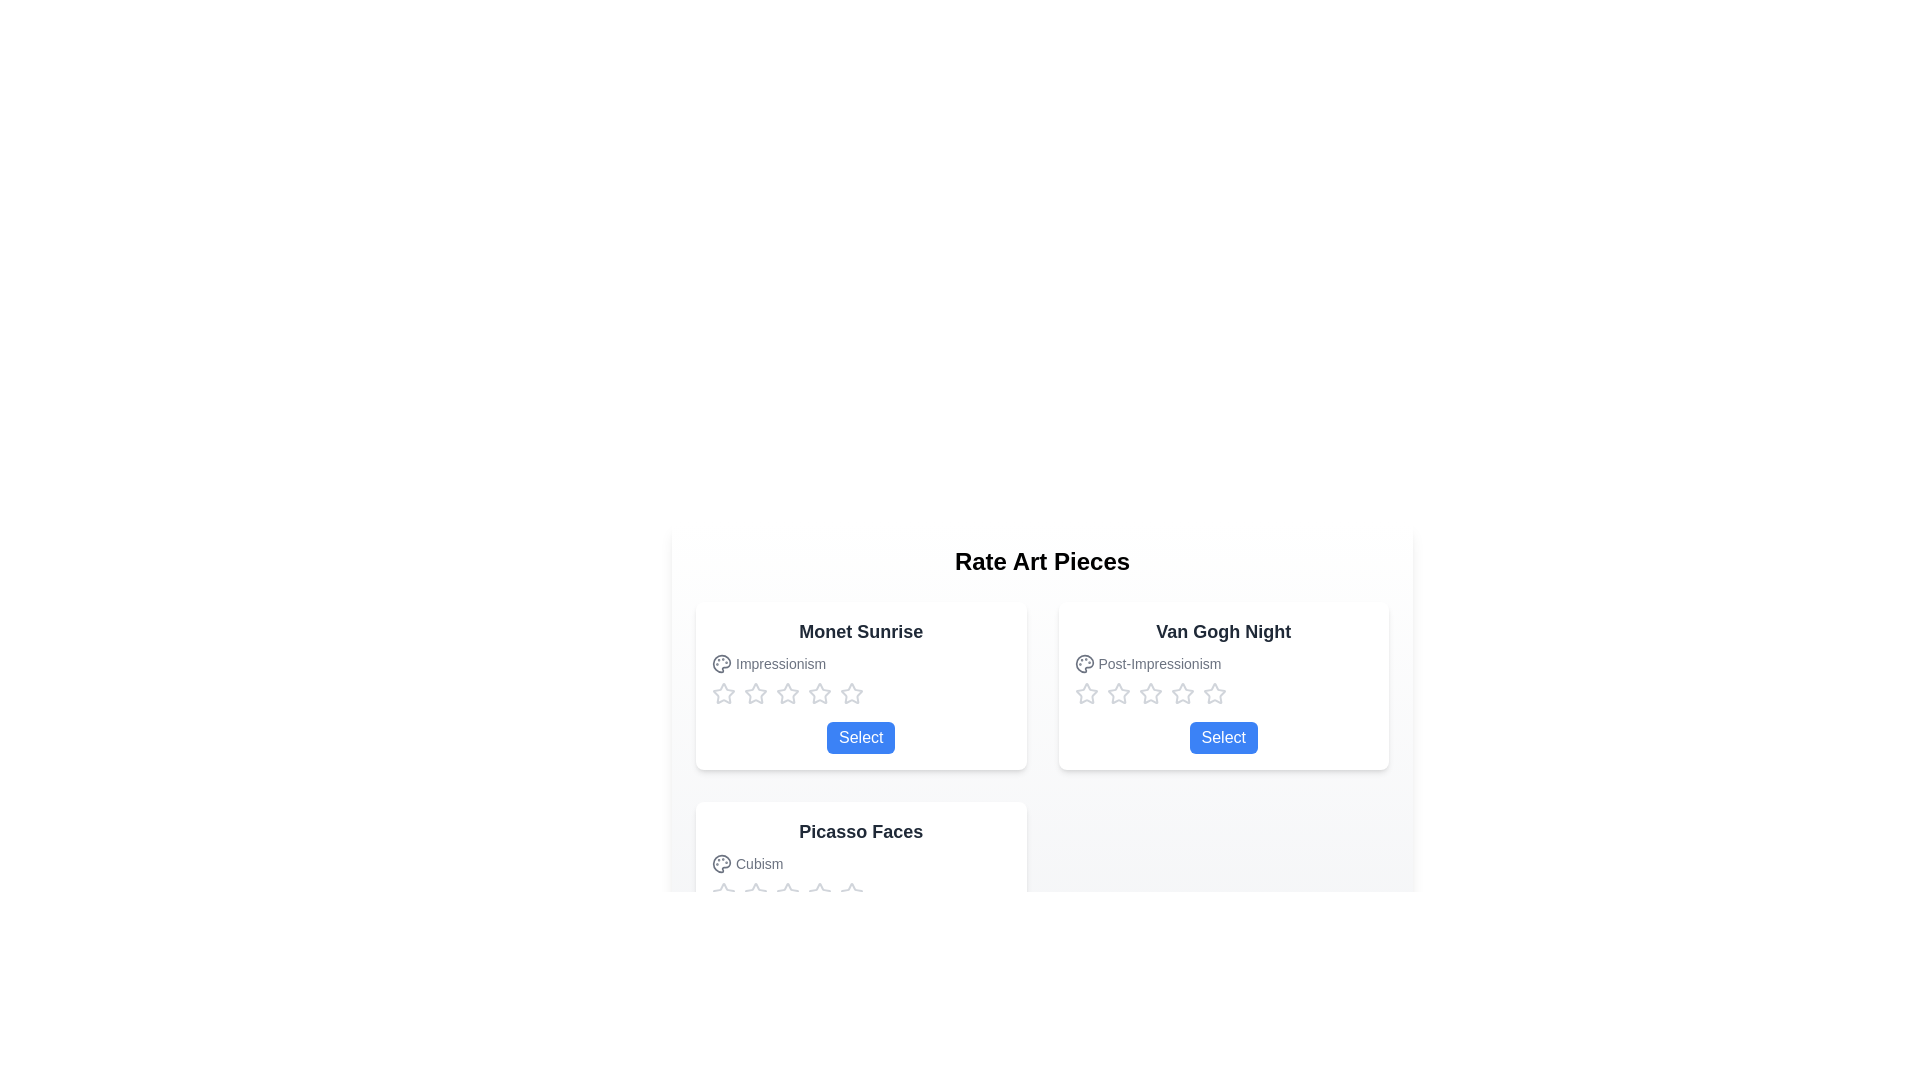 The width and height of the screenshot is (1920, 1080). Describe the element at coordinates (1222, 693) in the screenshot. I see `the highlighted fifth star in the Rating stars row` at that location.